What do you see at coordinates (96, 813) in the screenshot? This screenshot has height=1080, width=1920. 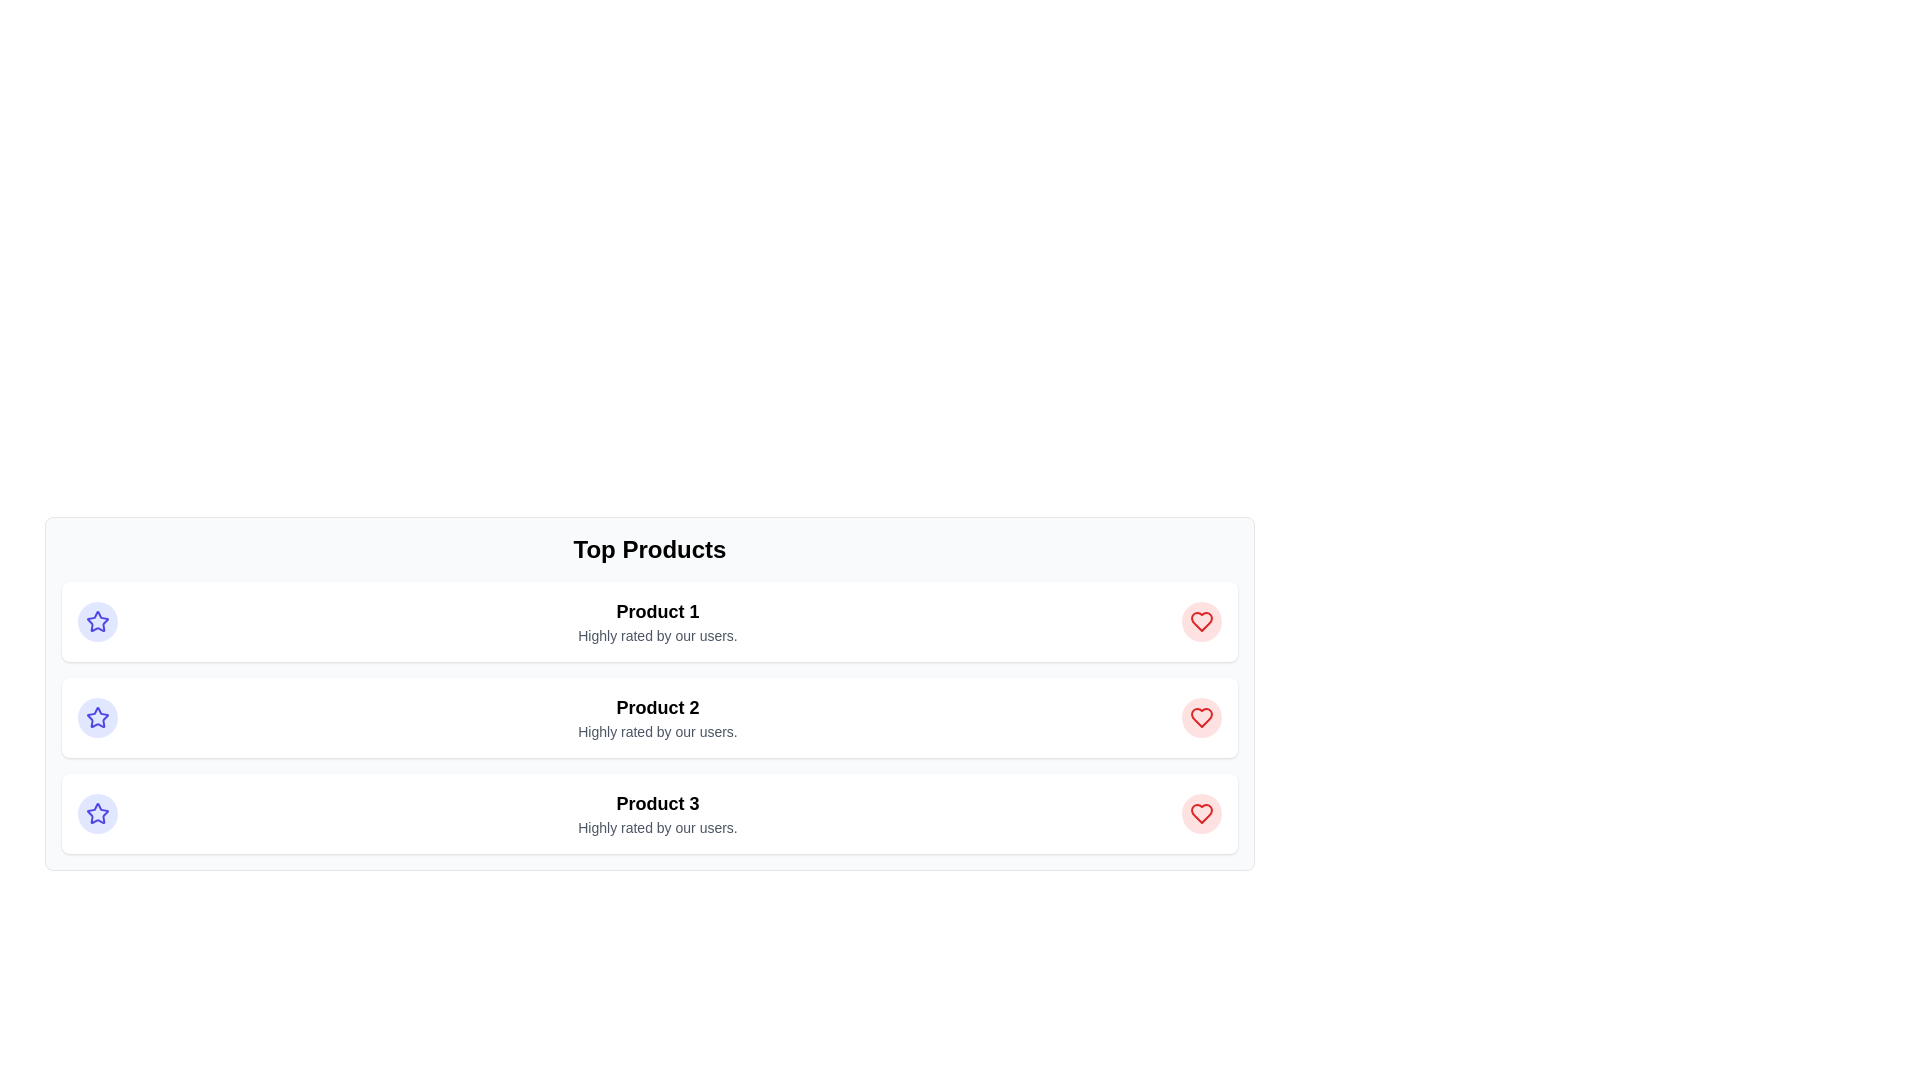 I see `the star icon within the circular light blue background located on the left side of the third row corresponding to 'Product 3' for potential interaction` at bounding box center [96, 813].